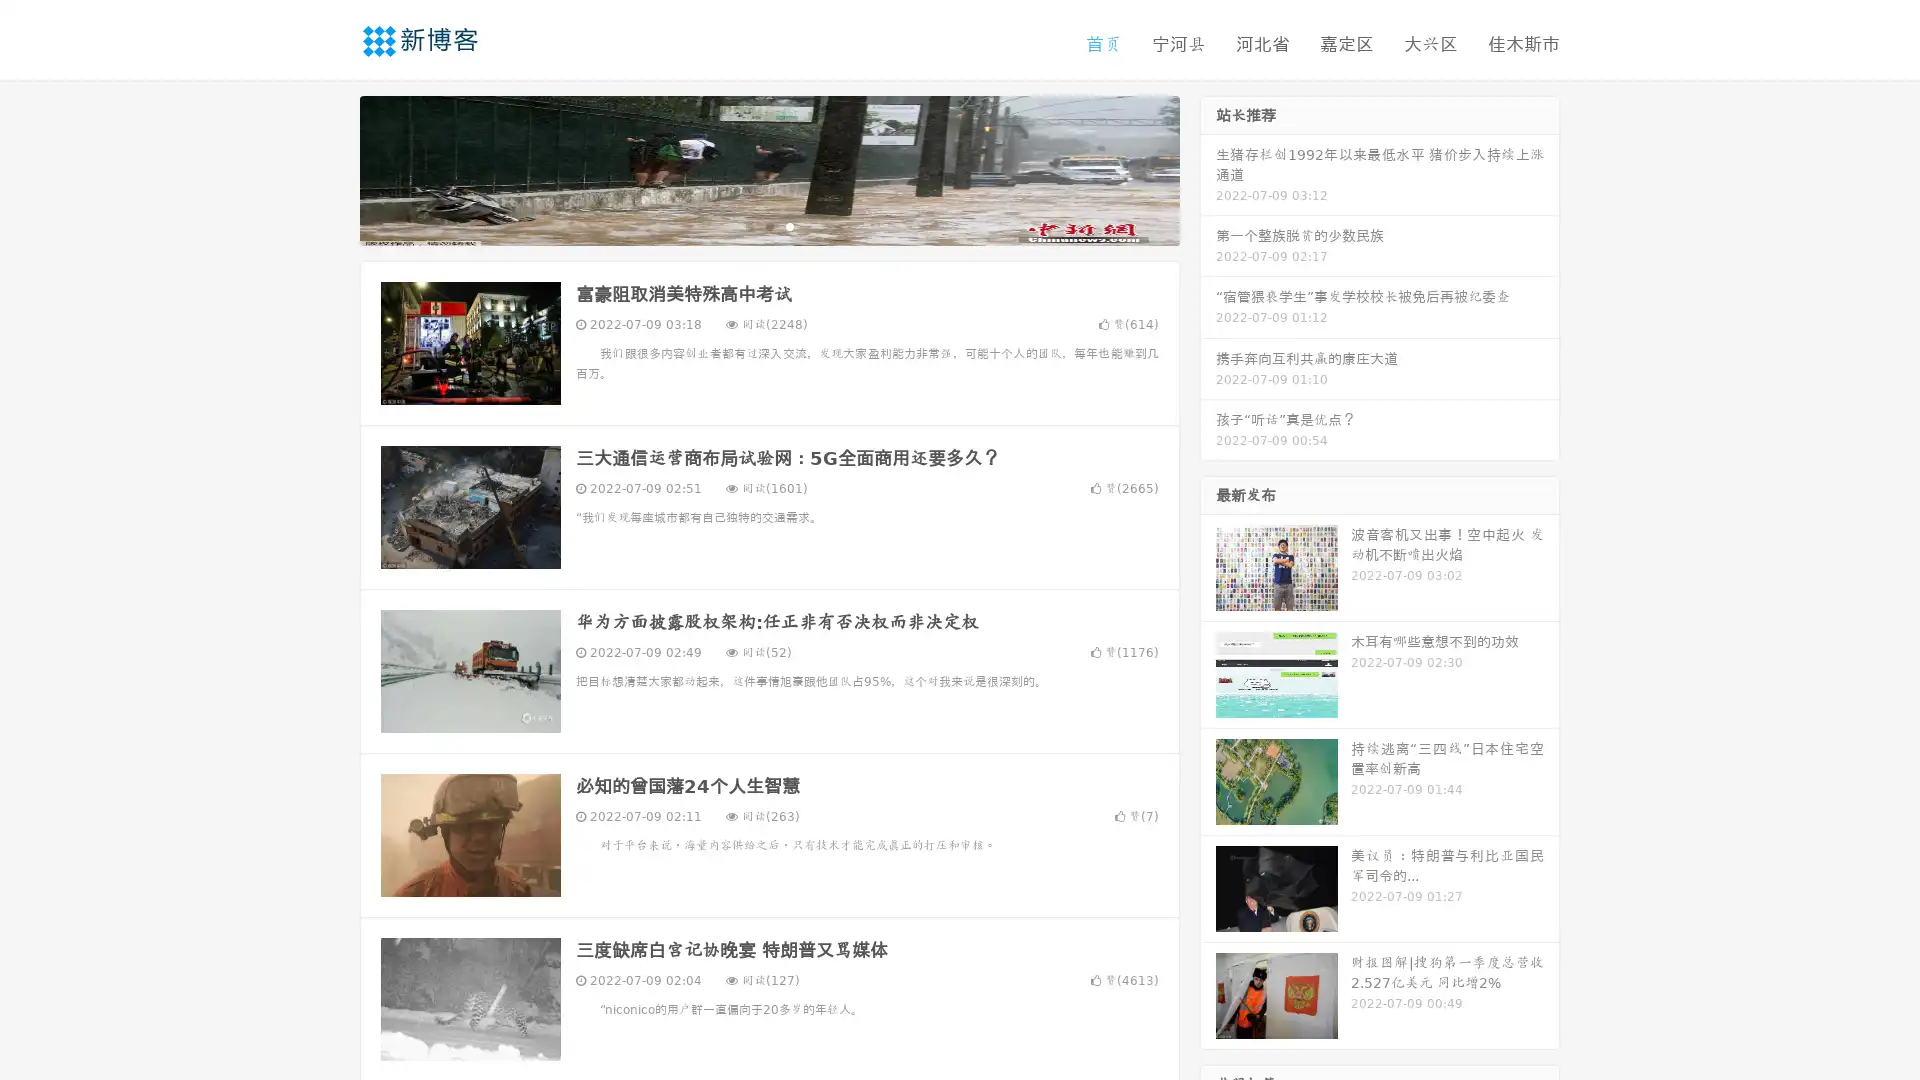 Image resolution: width=1920 pixels, height=1080 pixels. I want to click on Next slide, so click(1208, 168).